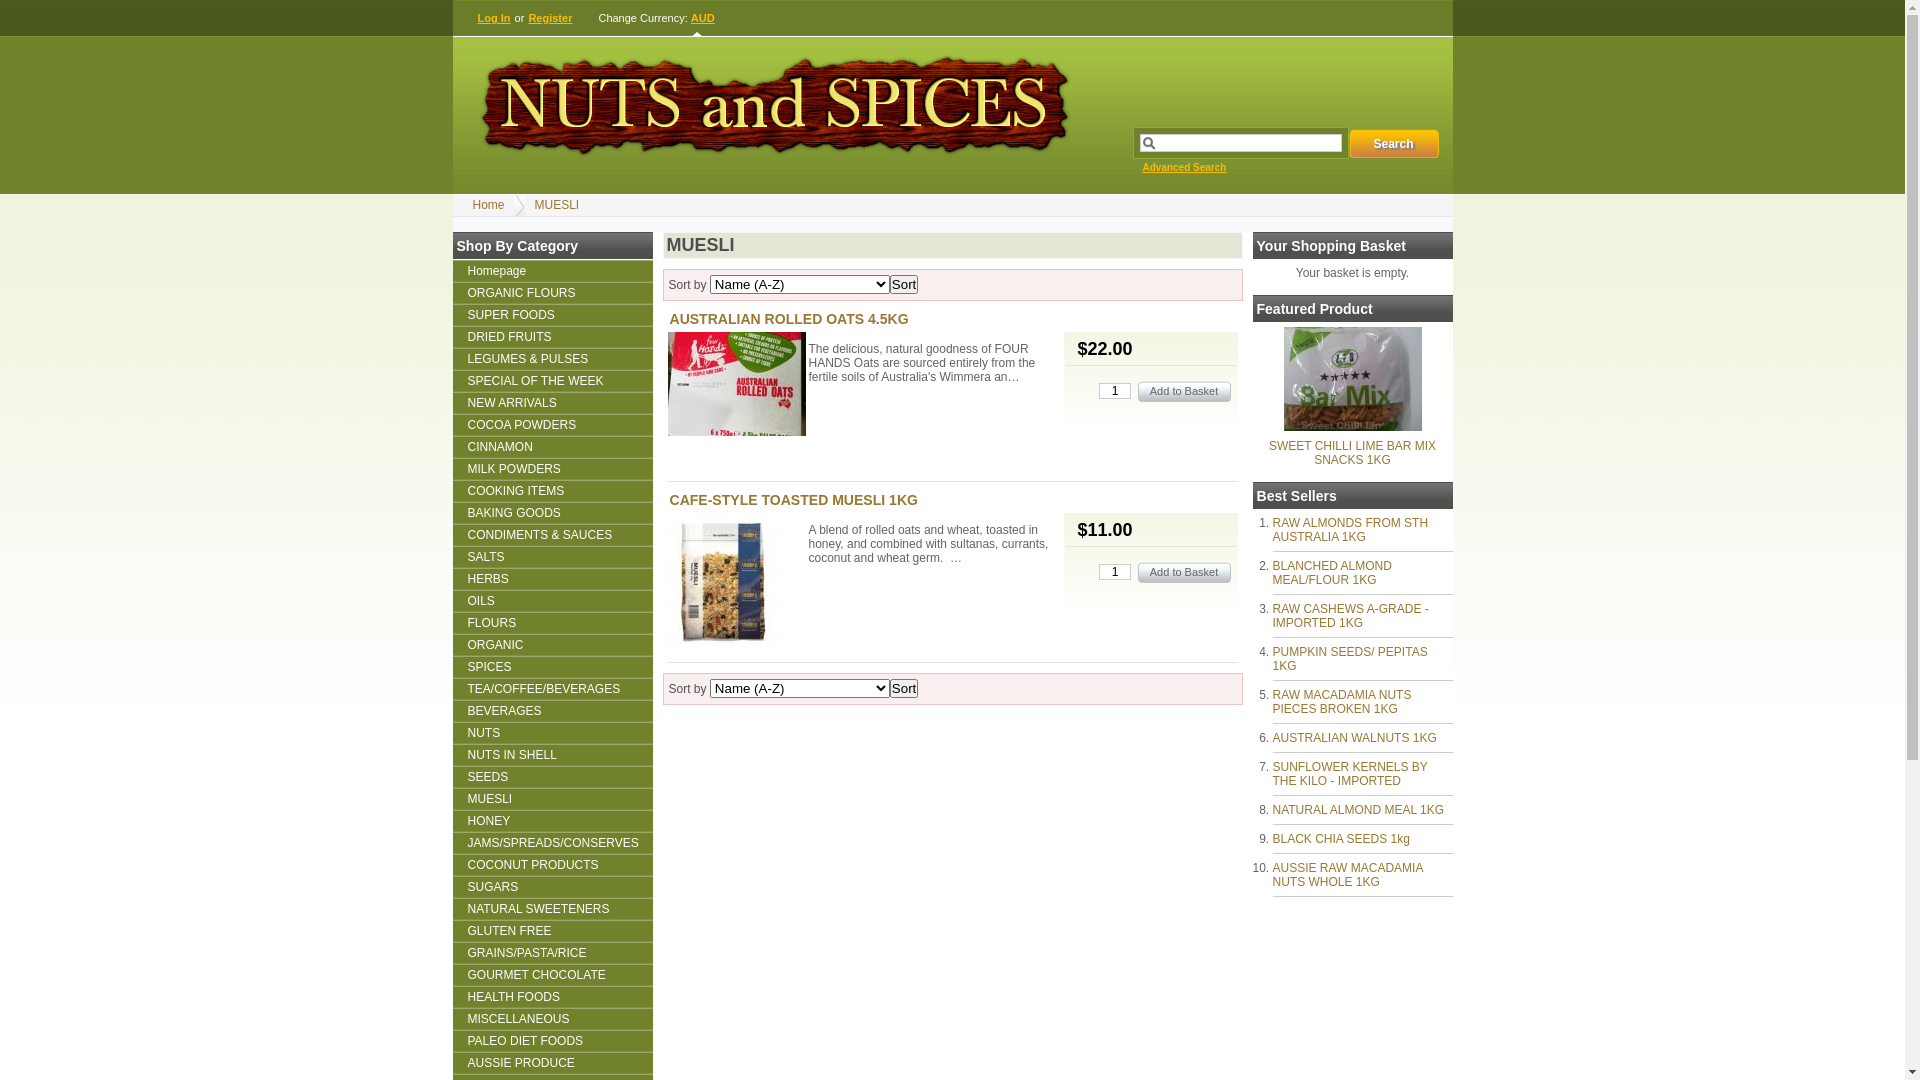  Describe the element at coordinates (1184, 572) in the screenshot. I see `'Add to Basket'` at that location.